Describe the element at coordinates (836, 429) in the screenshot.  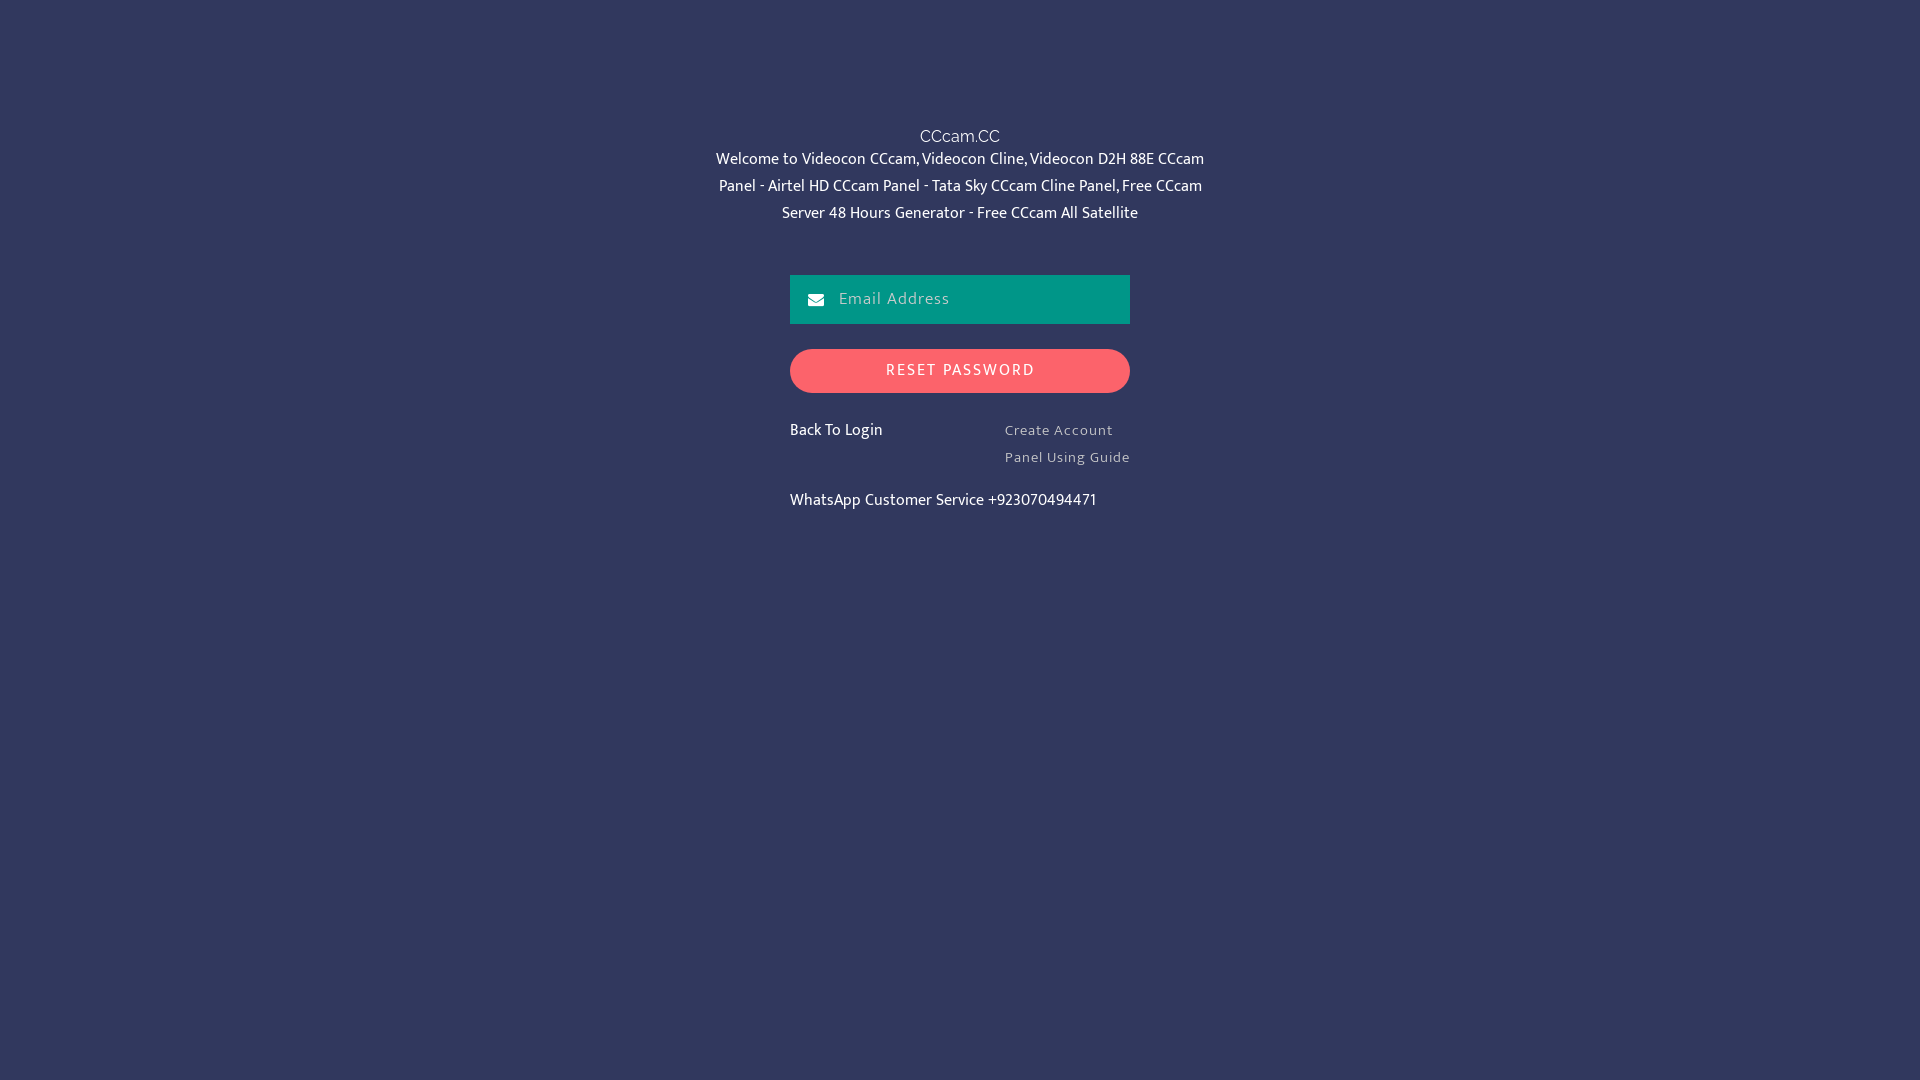
I see `'Back To Login'` at that location.